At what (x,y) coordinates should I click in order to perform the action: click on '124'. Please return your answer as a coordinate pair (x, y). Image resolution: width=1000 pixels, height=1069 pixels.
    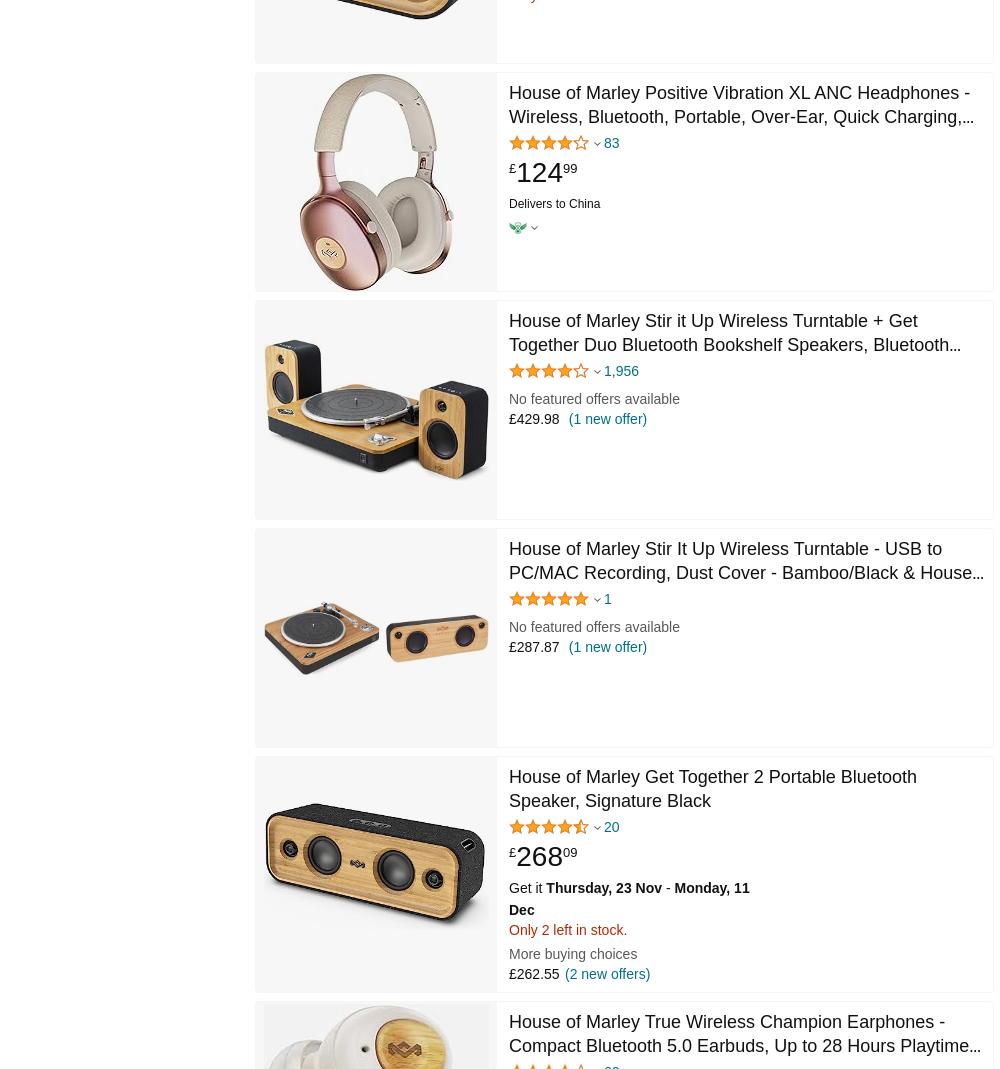
    Looking at the image, I should click on (539, 172).